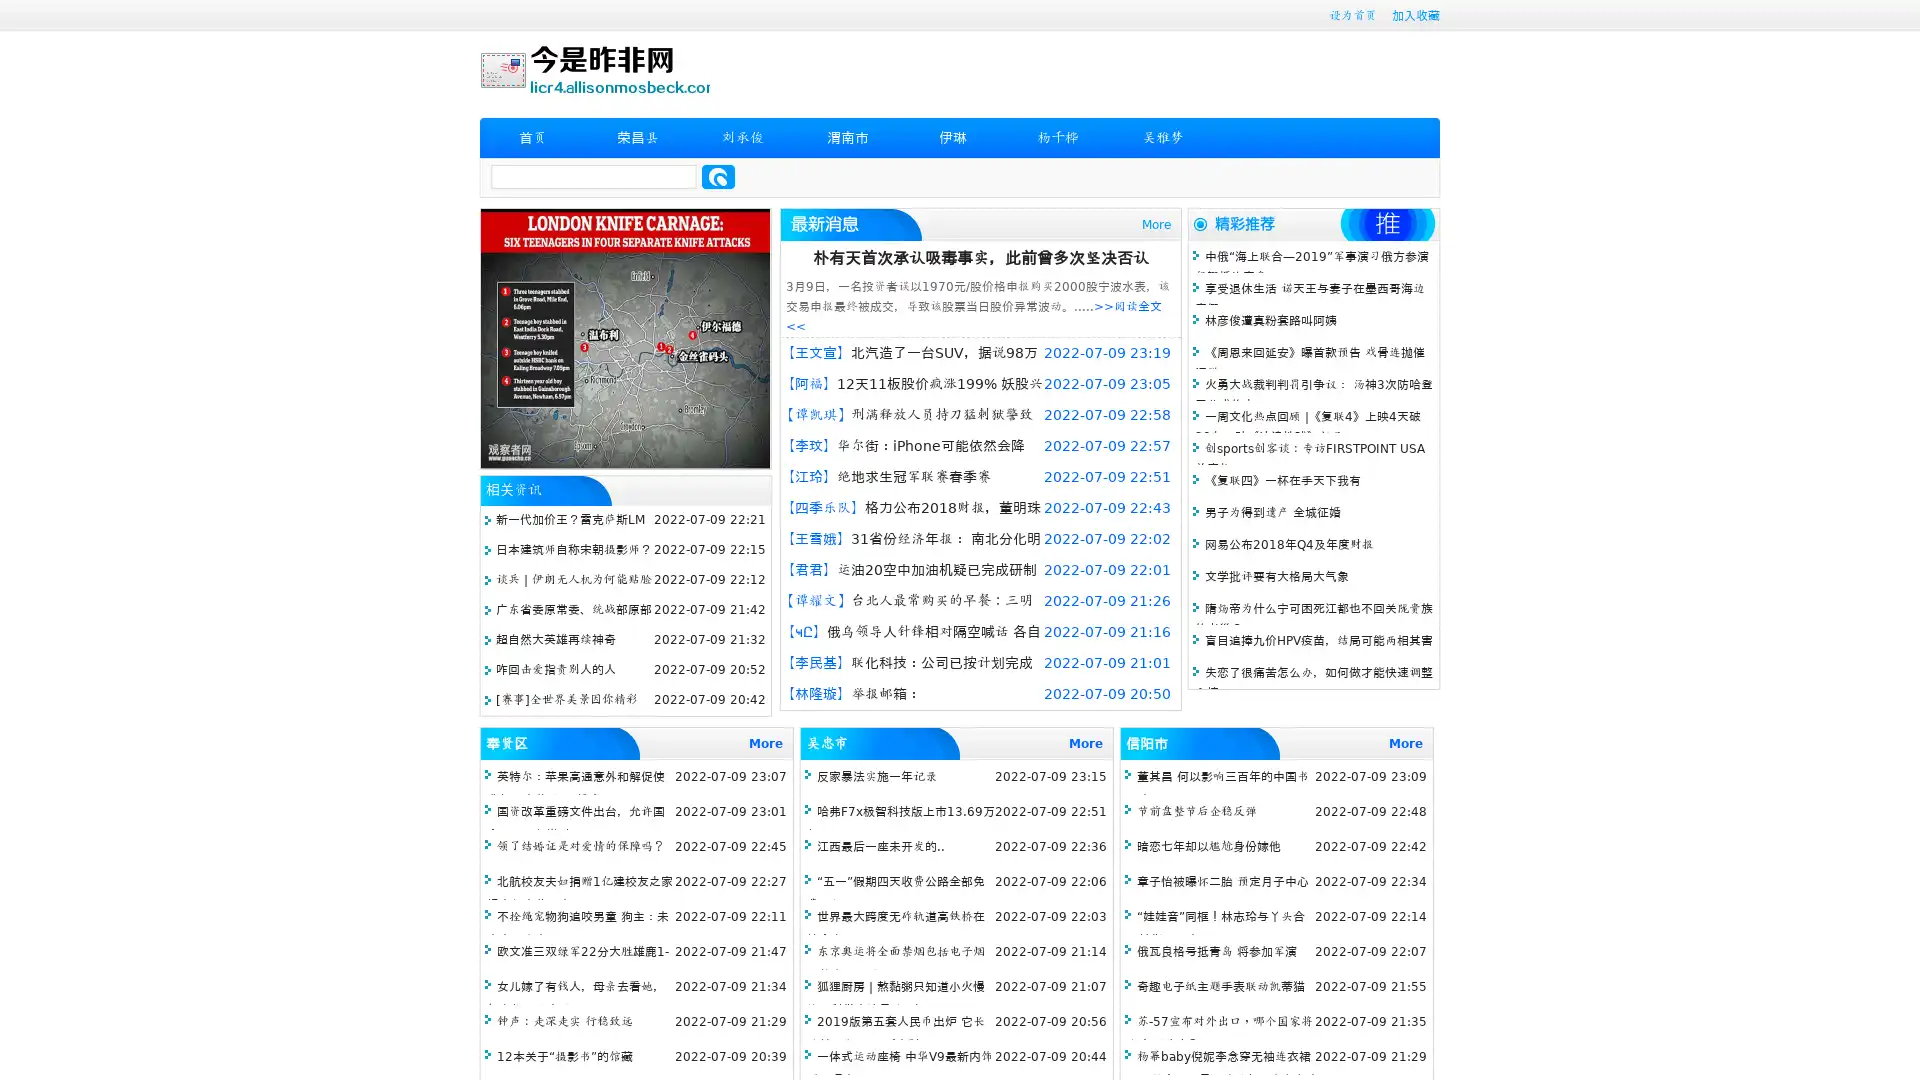 The height and width of the screenshot is (1080, 1920). Describe the element at coordinates (718, 176) in the screenshot. I see `Search` at that location.